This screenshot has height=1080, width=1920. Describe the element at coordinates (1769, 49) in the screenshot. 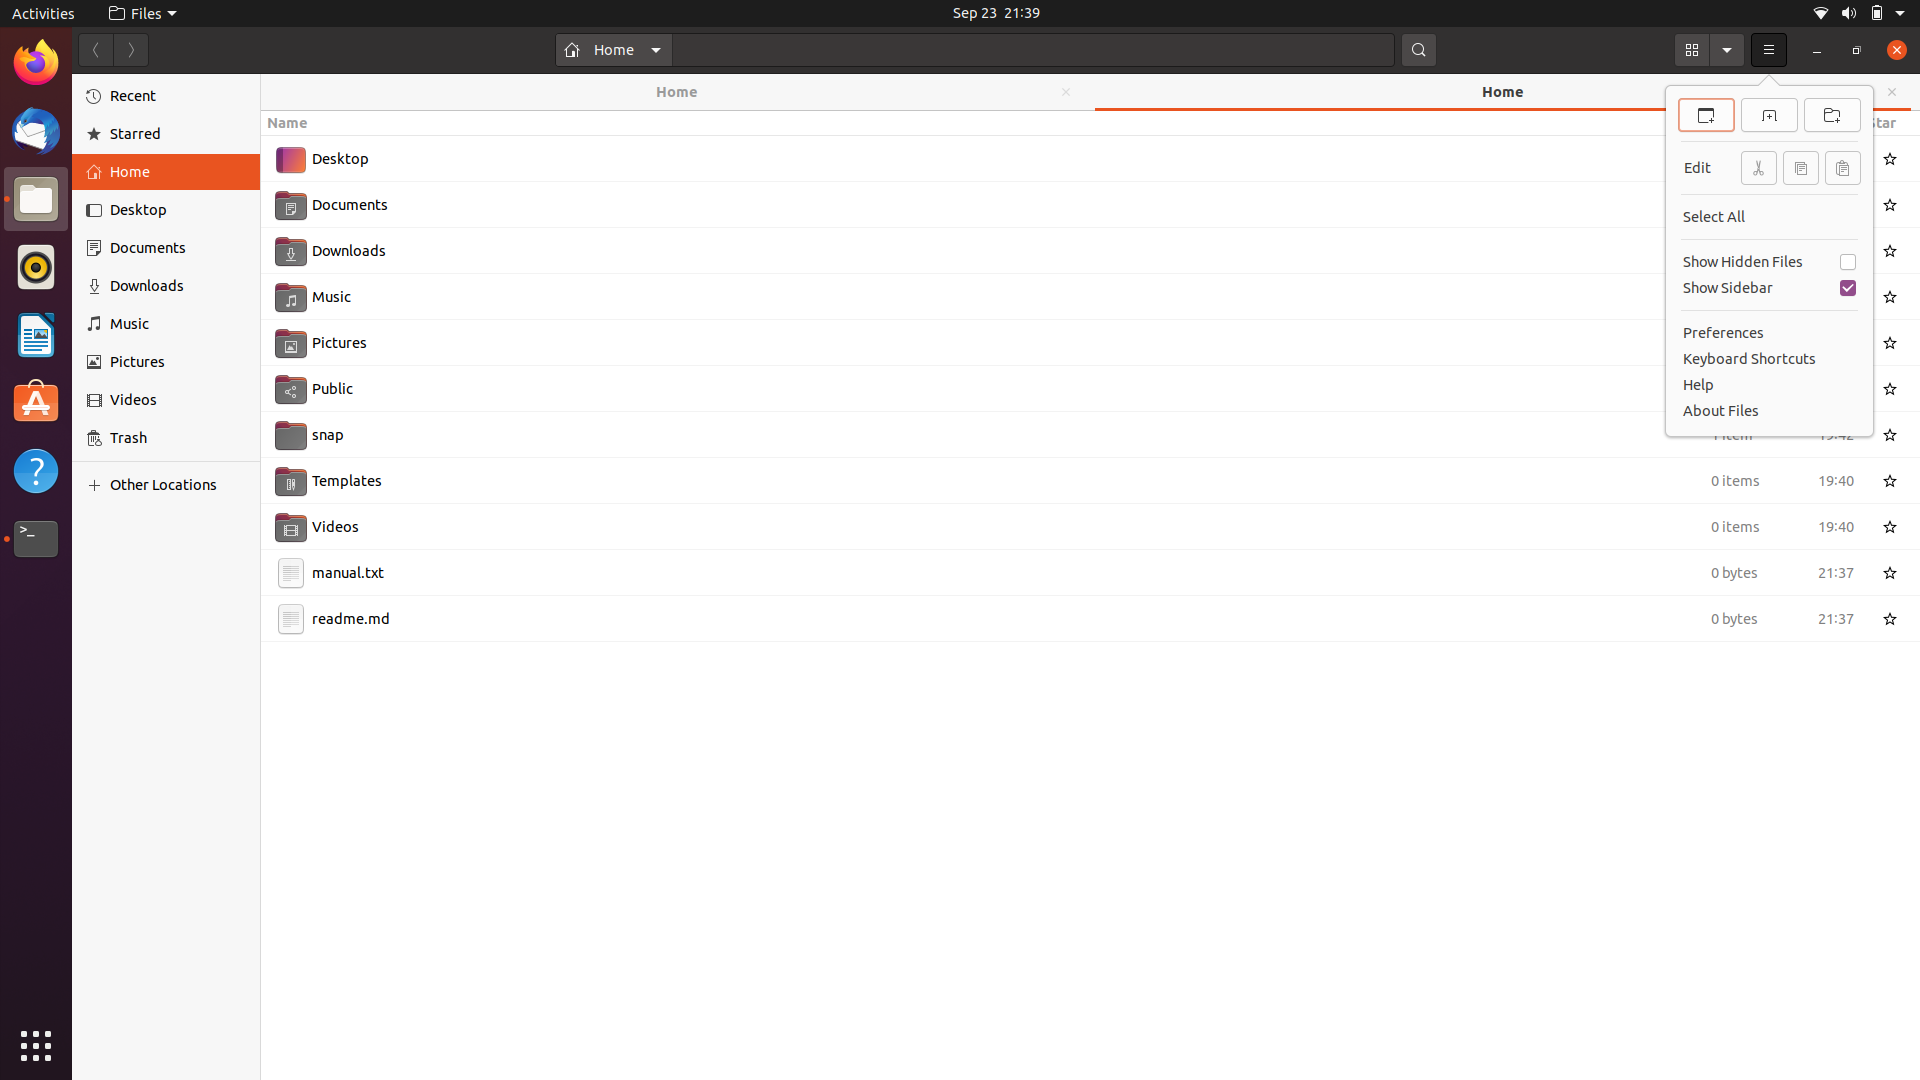

I see `the second menu using keyboard and mouse` at that location.